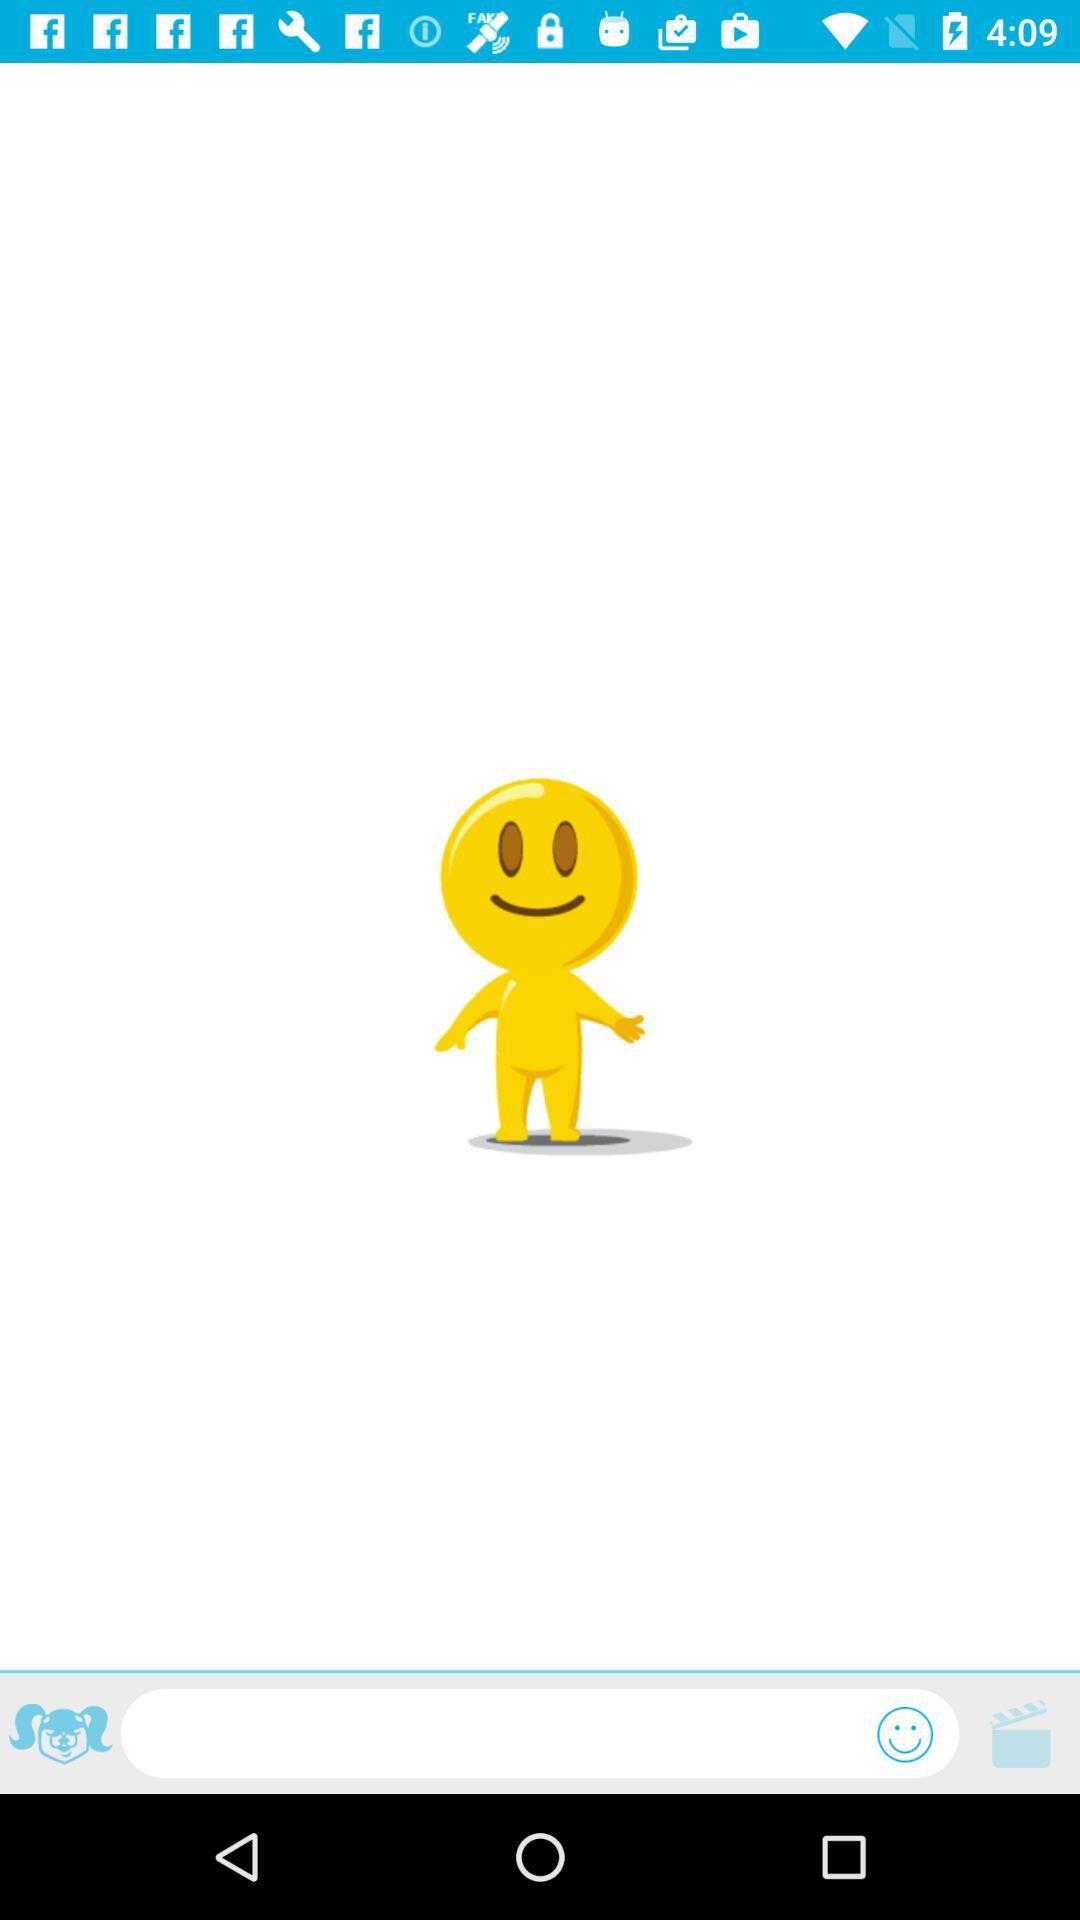 Image resolution: width=1080 pixels, height=1920 pixels. Describe the element at coordinates (905, 1733) in the screenshot. I see `emoji options` at that location.